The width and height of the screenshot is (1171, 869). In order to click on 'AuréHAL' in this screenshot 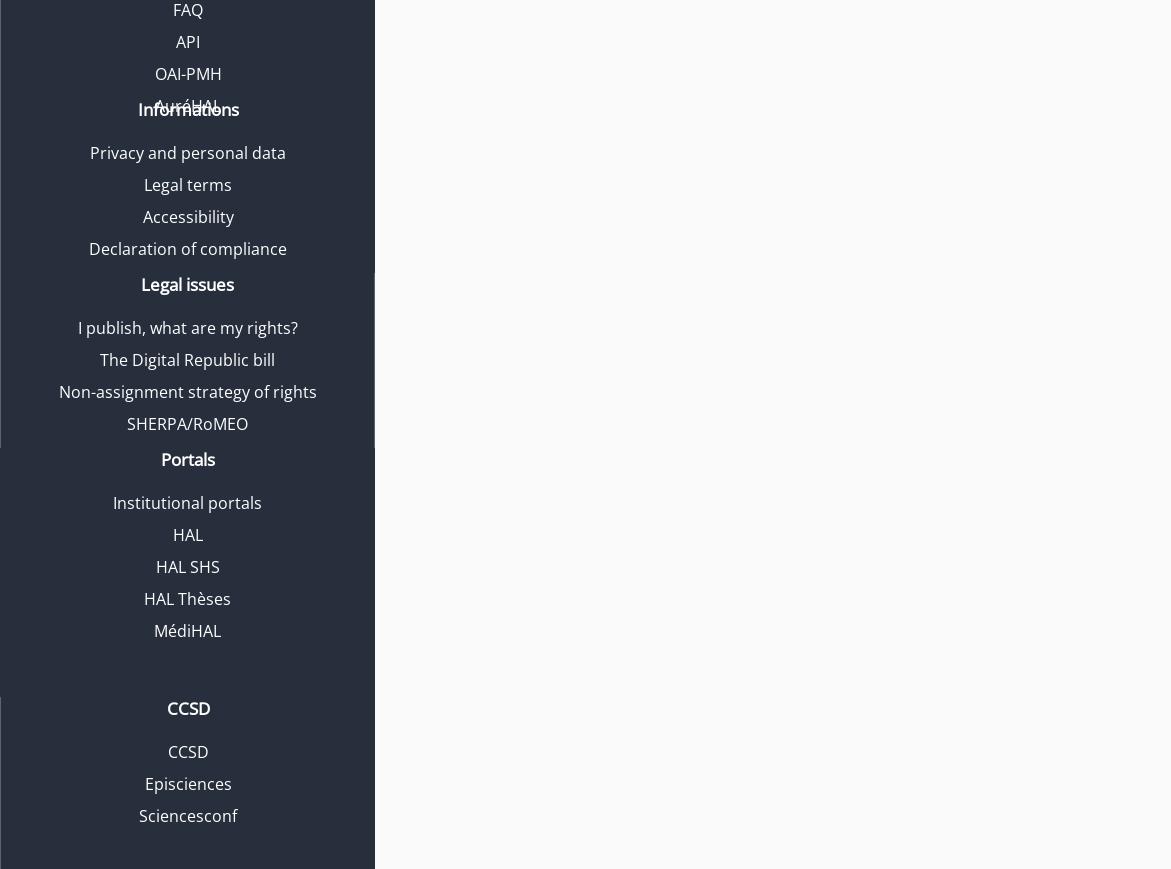, I will do `click(186, 105)`.